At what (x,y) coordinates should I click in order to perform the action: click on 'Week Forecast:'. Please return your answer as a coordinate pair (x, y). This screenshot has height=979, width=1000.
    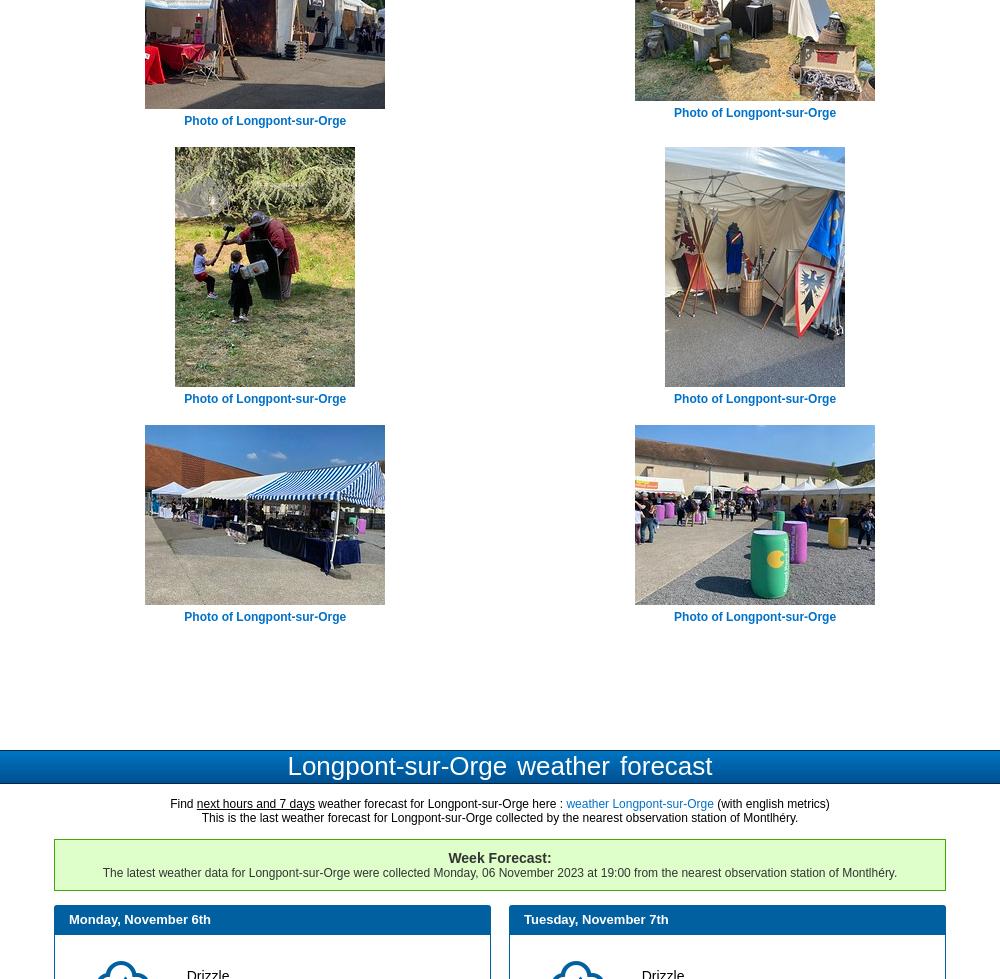
    Looking at the image, I should click on (447, 856).